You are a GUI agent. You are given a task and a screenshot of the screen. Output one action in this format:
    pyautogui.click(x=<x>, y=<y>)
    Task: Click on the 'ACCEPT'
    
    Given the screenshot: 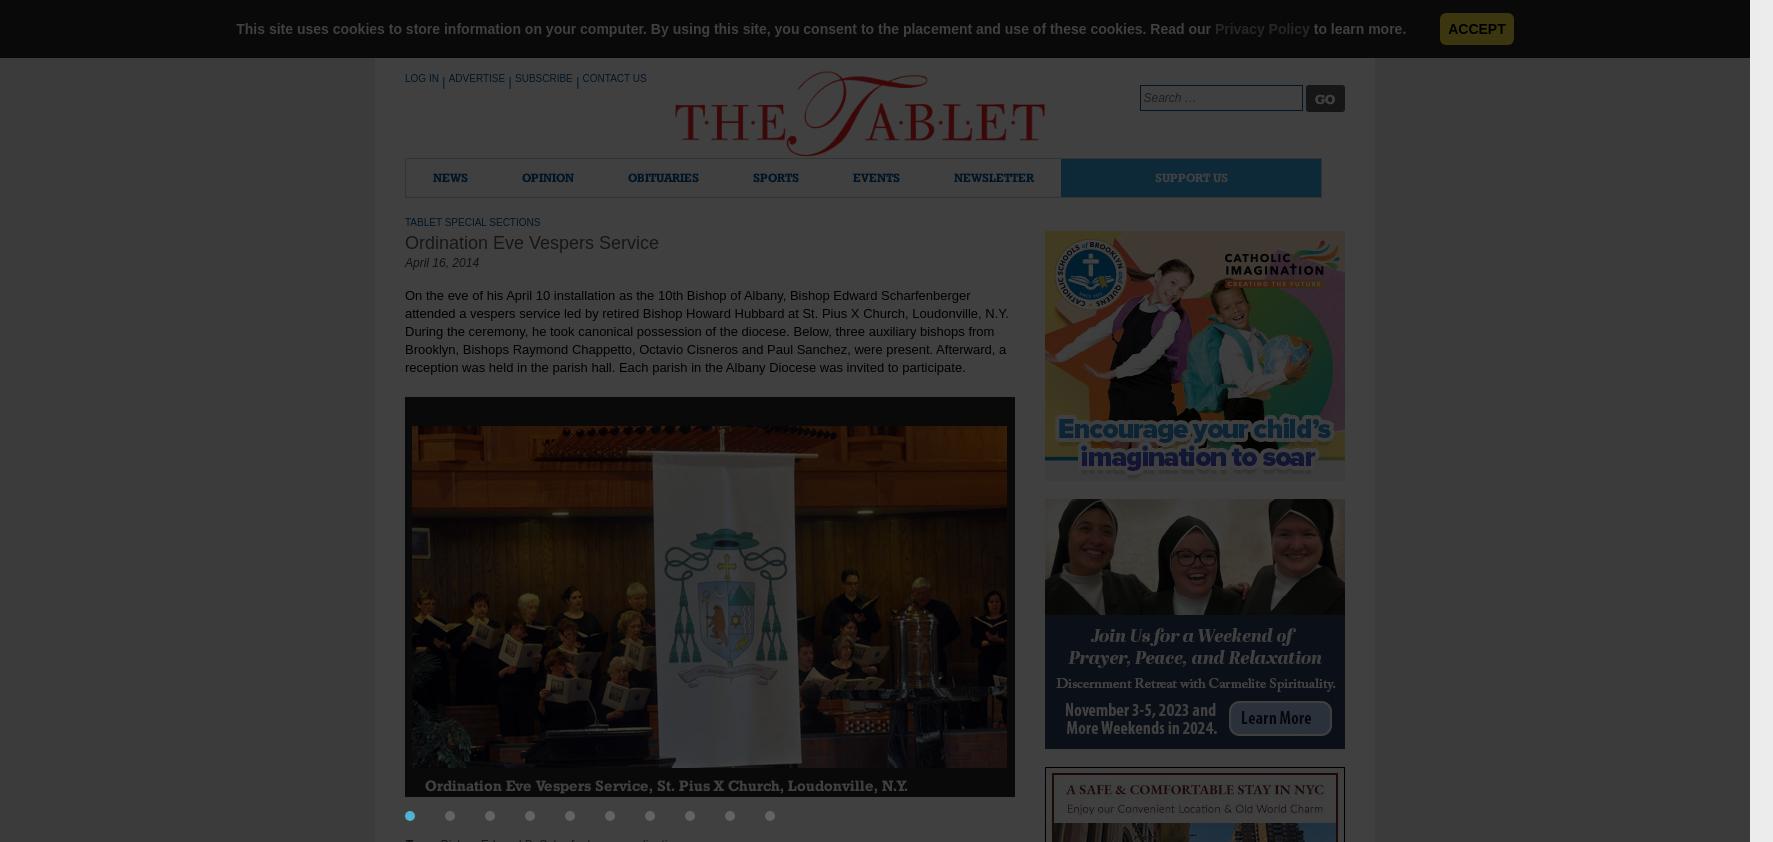 What is the action you would take?
    pyautogui.click(x=1475, y=27)
    